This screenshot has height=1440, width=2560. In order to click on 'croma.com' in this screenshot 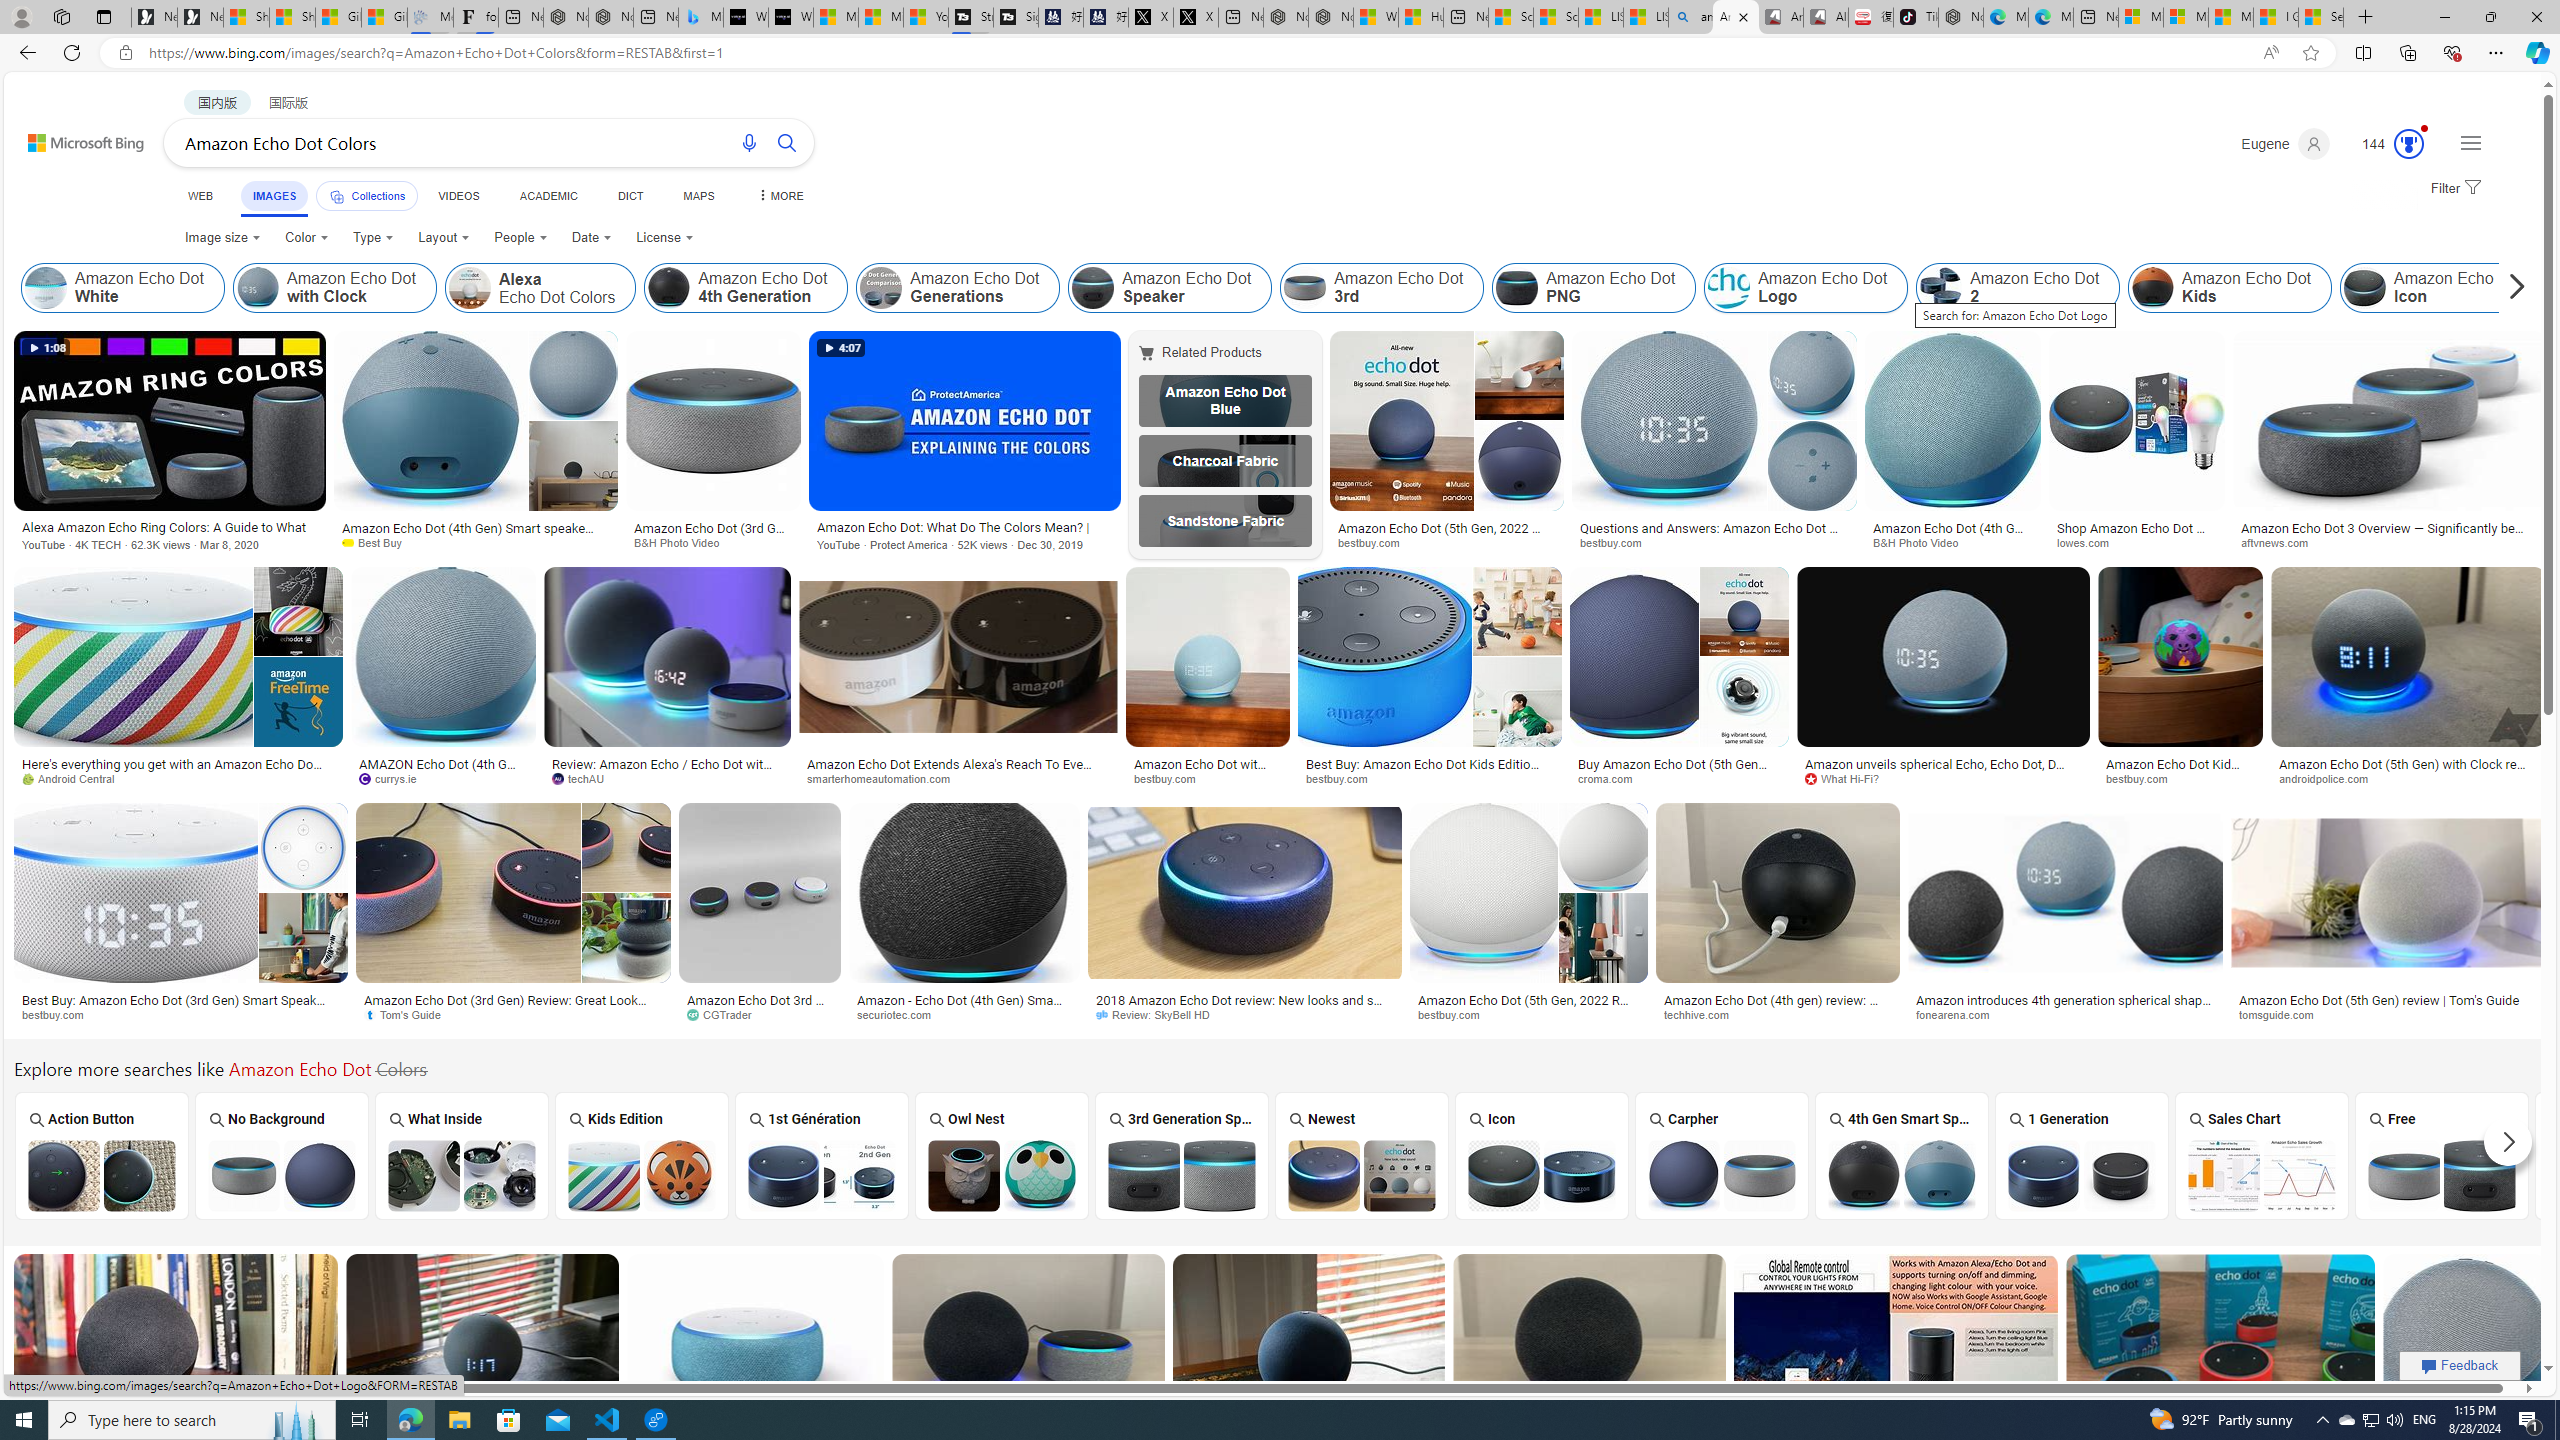, I will do `click(1679, 778)`.